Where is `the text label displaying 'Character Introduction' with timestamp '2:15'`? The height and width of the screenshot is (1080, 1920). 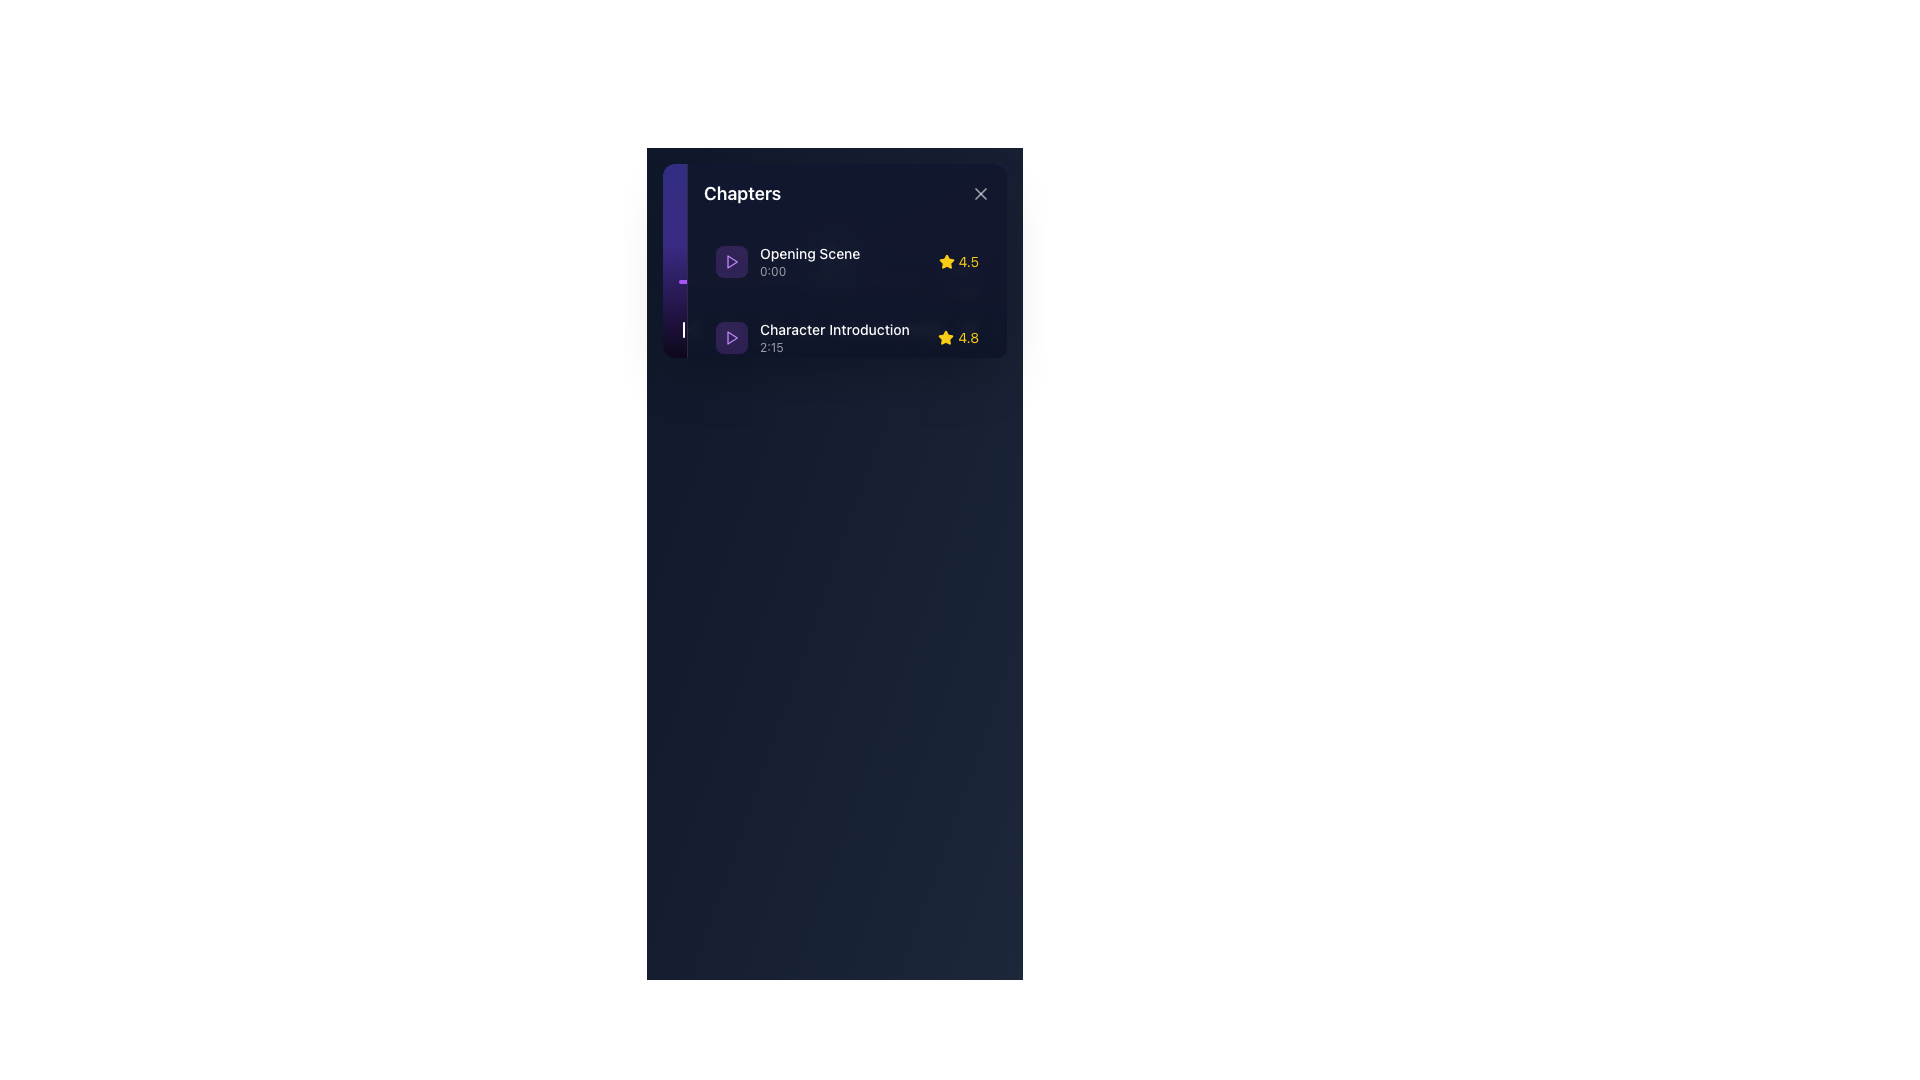 the text label displaying 'Character Introduction' with timestamp '2:15' is located at coordinates (835, 337).